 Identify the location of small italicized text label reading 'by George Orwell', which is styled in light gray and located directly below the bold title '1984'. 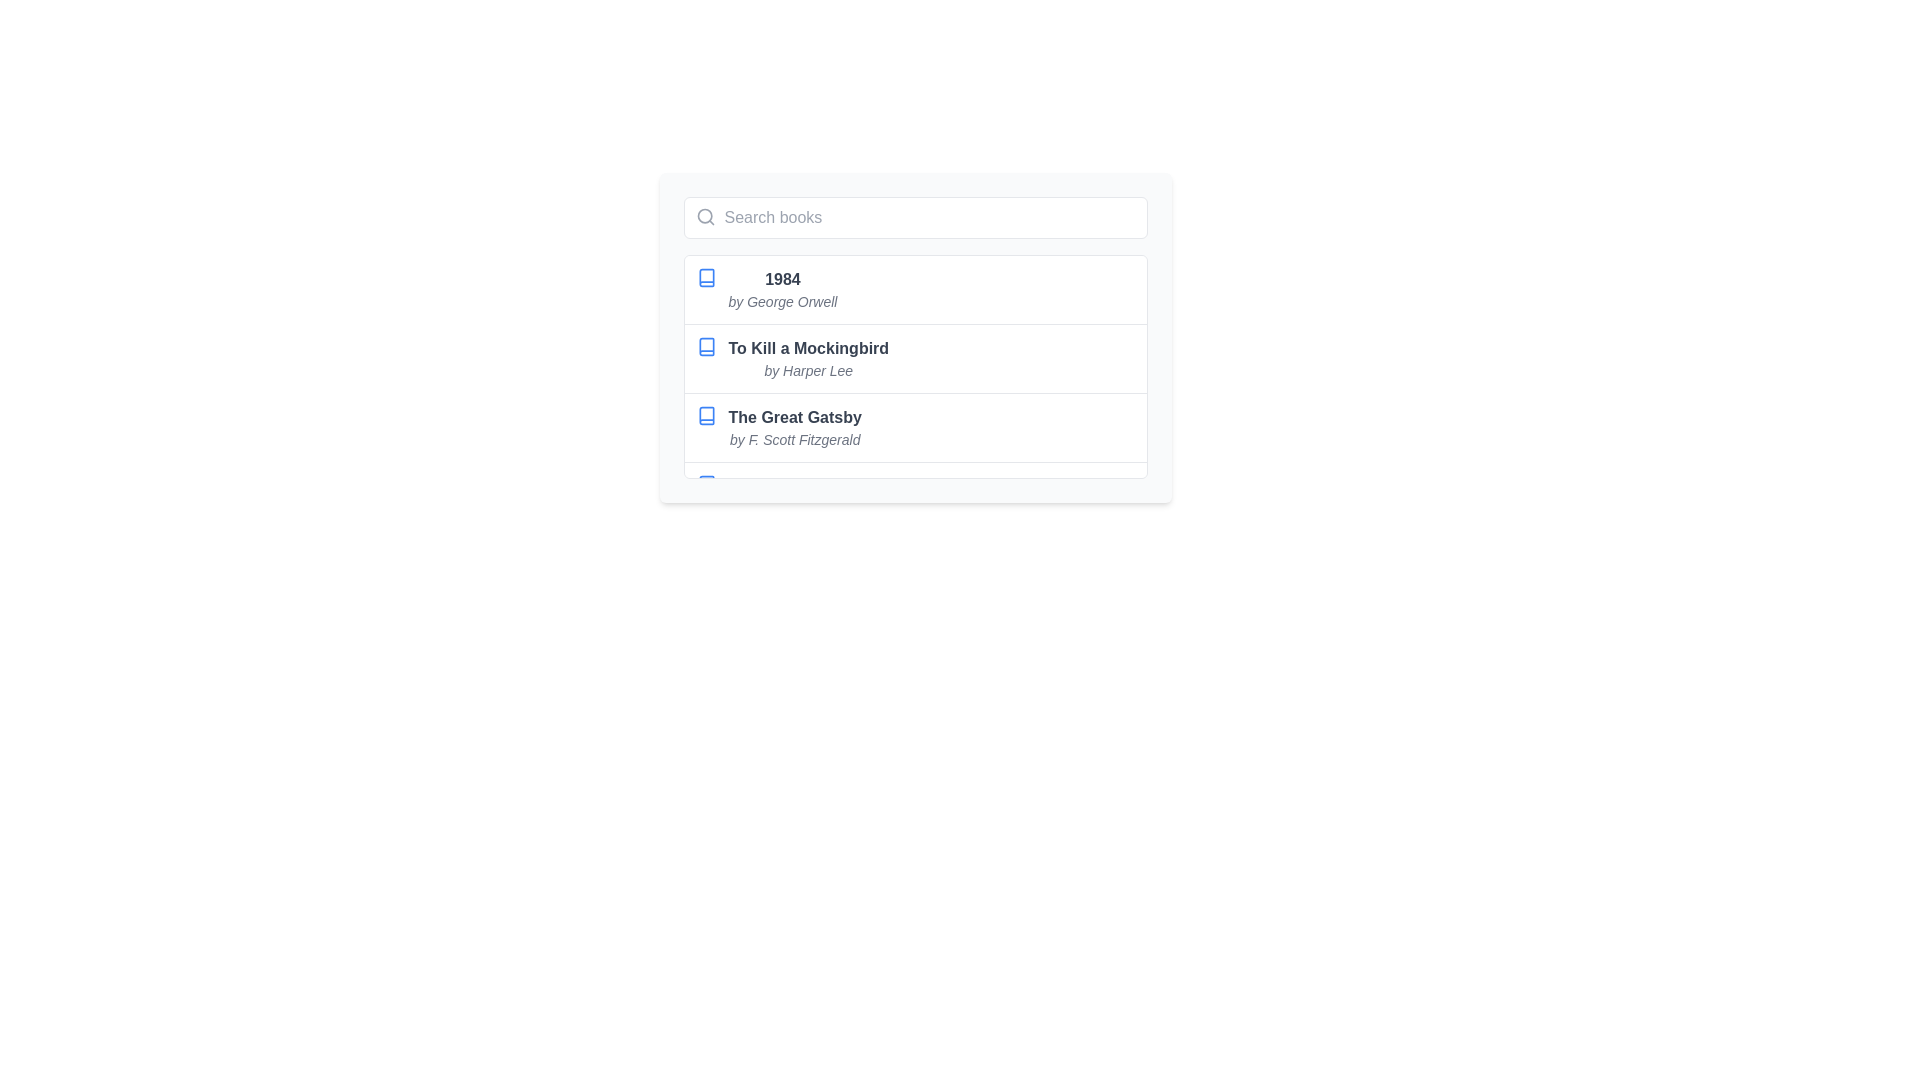
(781, 301).